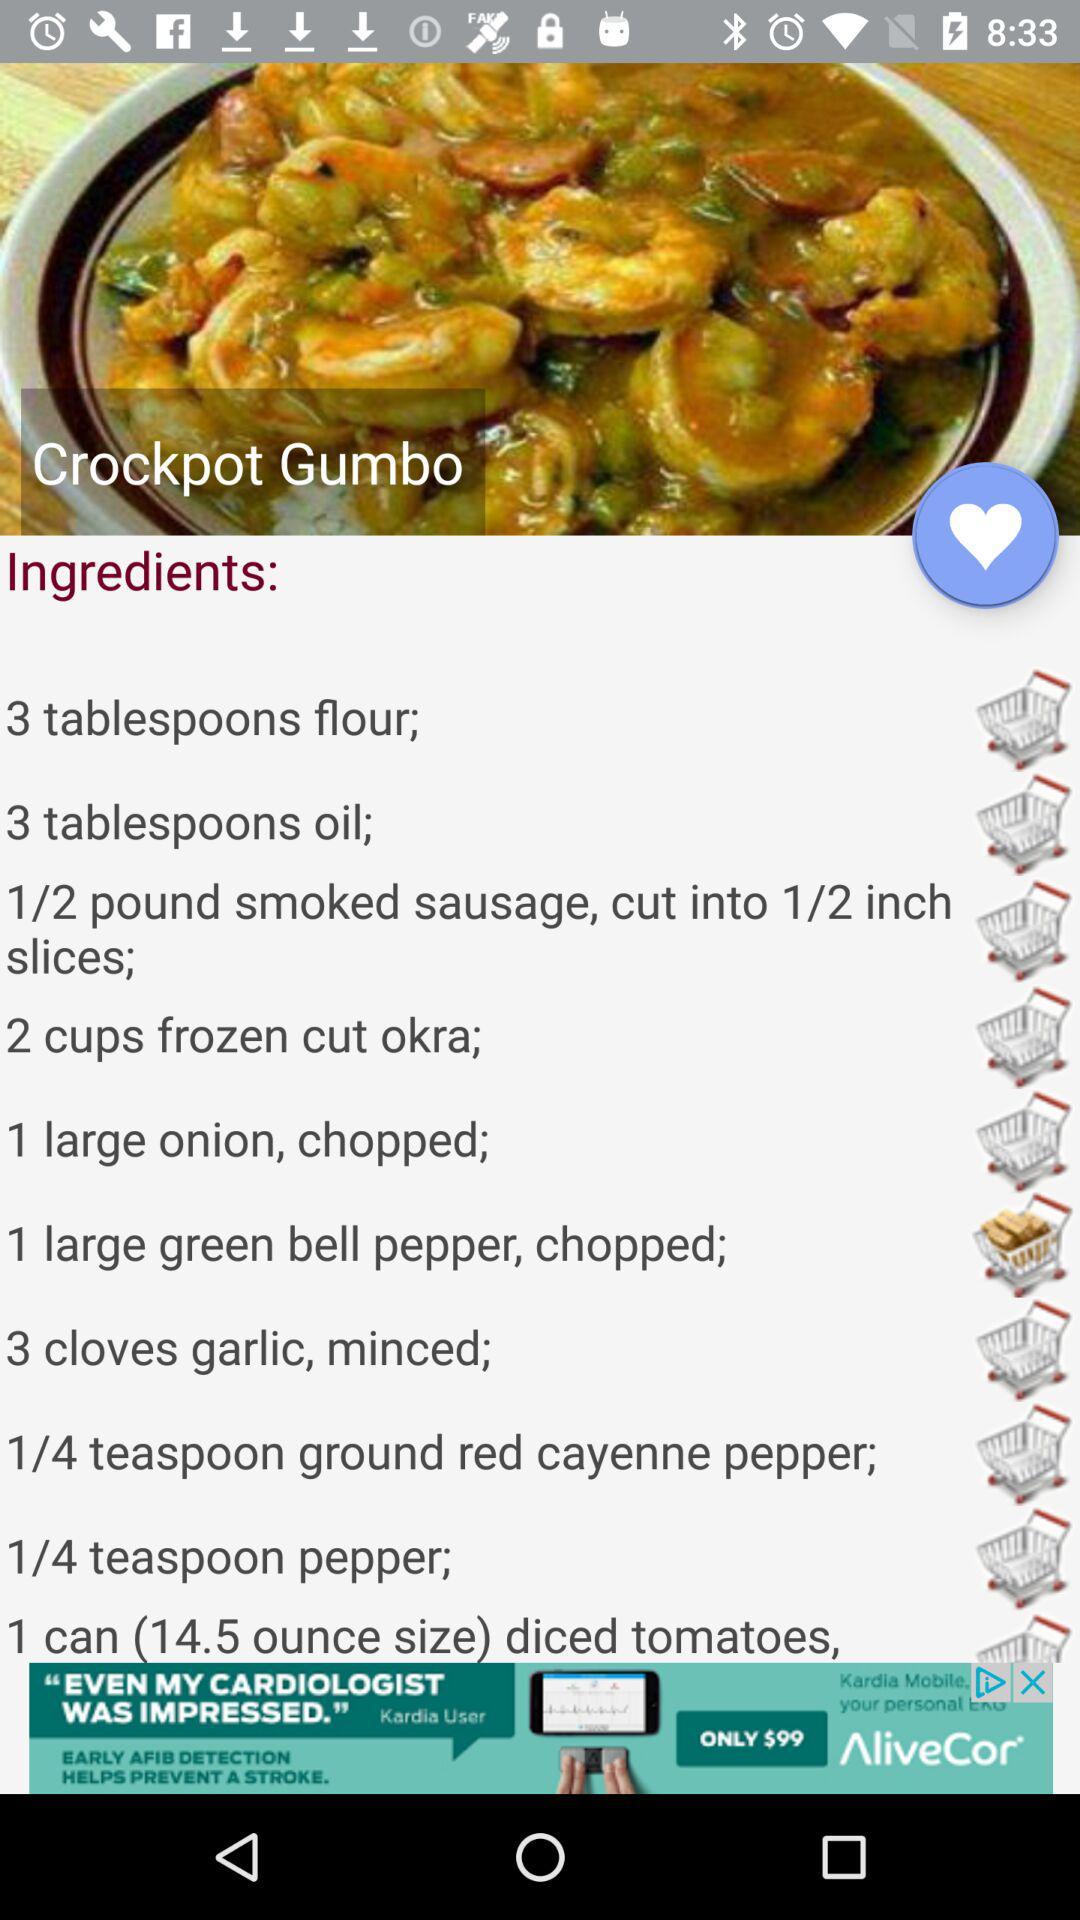 The height and width of the screenshot is (1920, 1080). Describe the element at coordinates (540, 1727) in the screenshot. I see `opens advertisement` at that location.